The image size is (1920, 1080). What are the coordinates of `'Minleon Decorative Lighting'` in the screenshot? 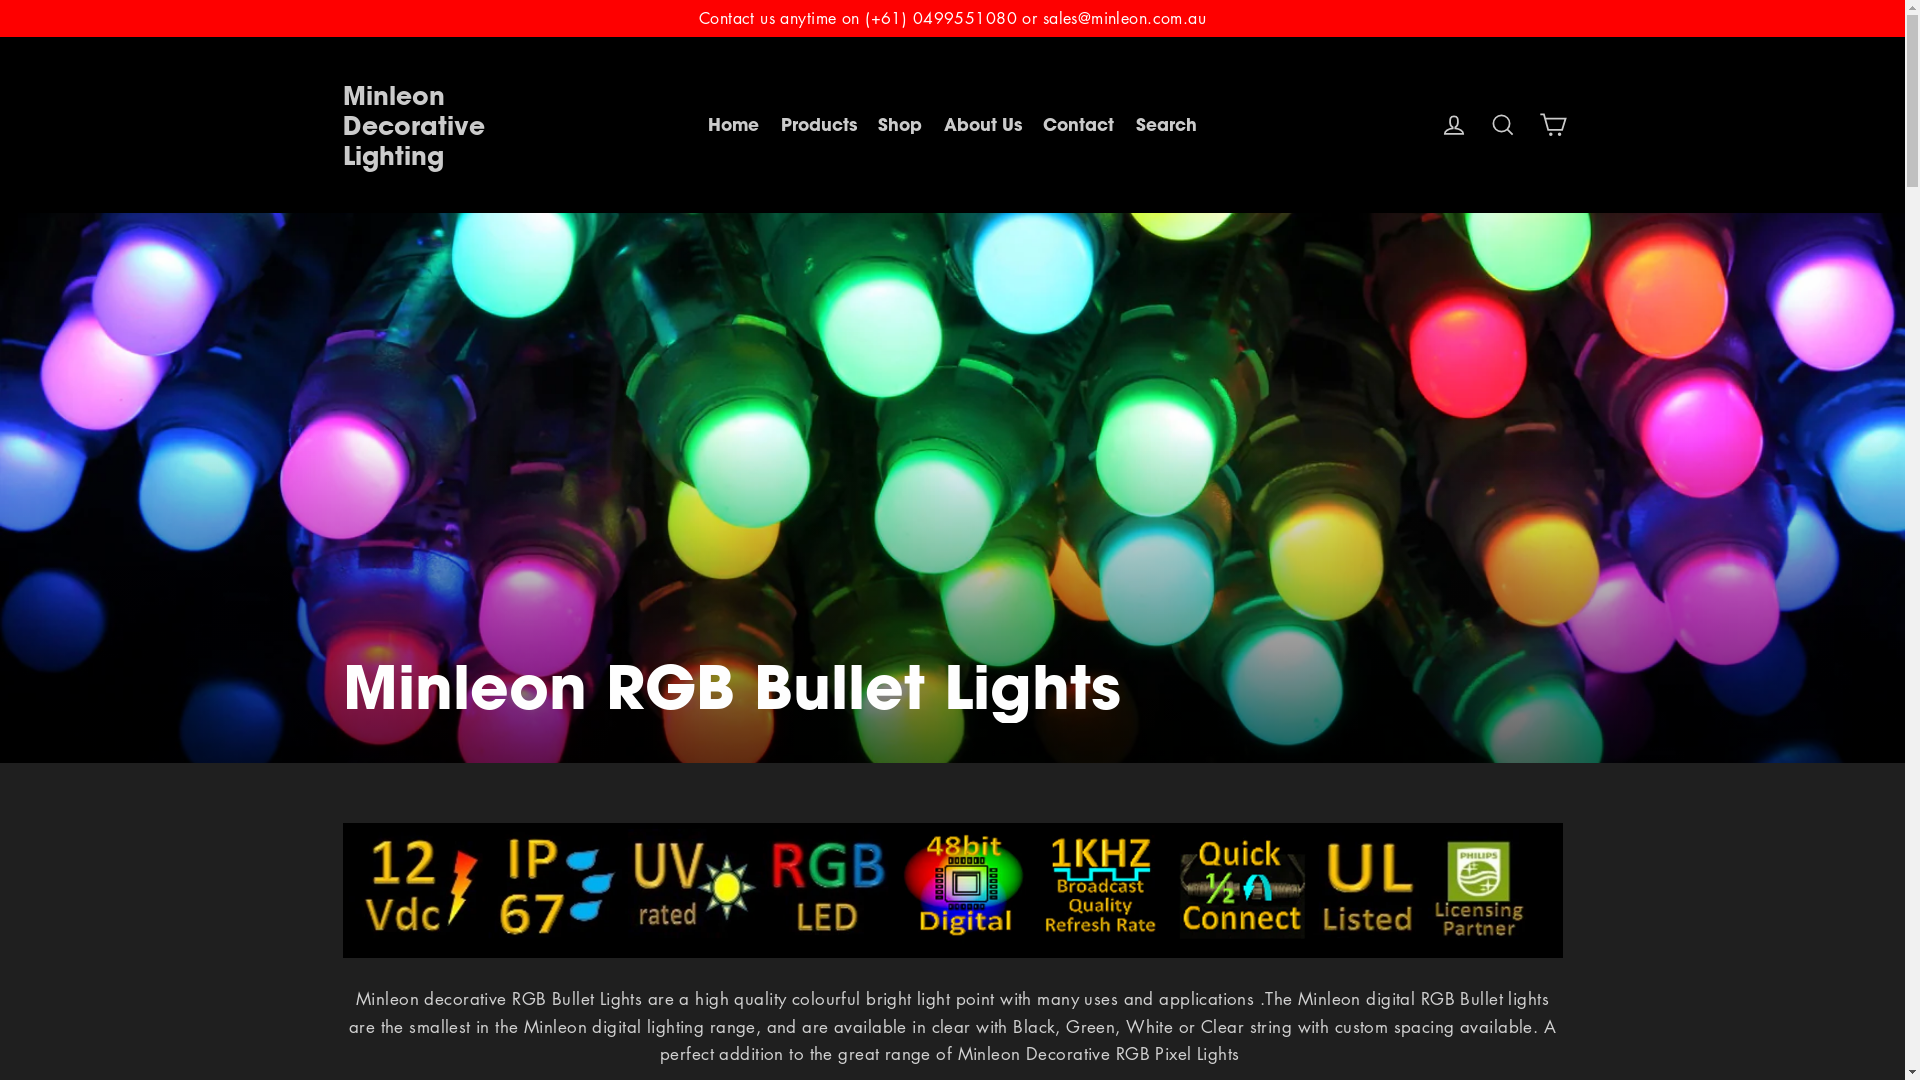 It's located at (341, 124).